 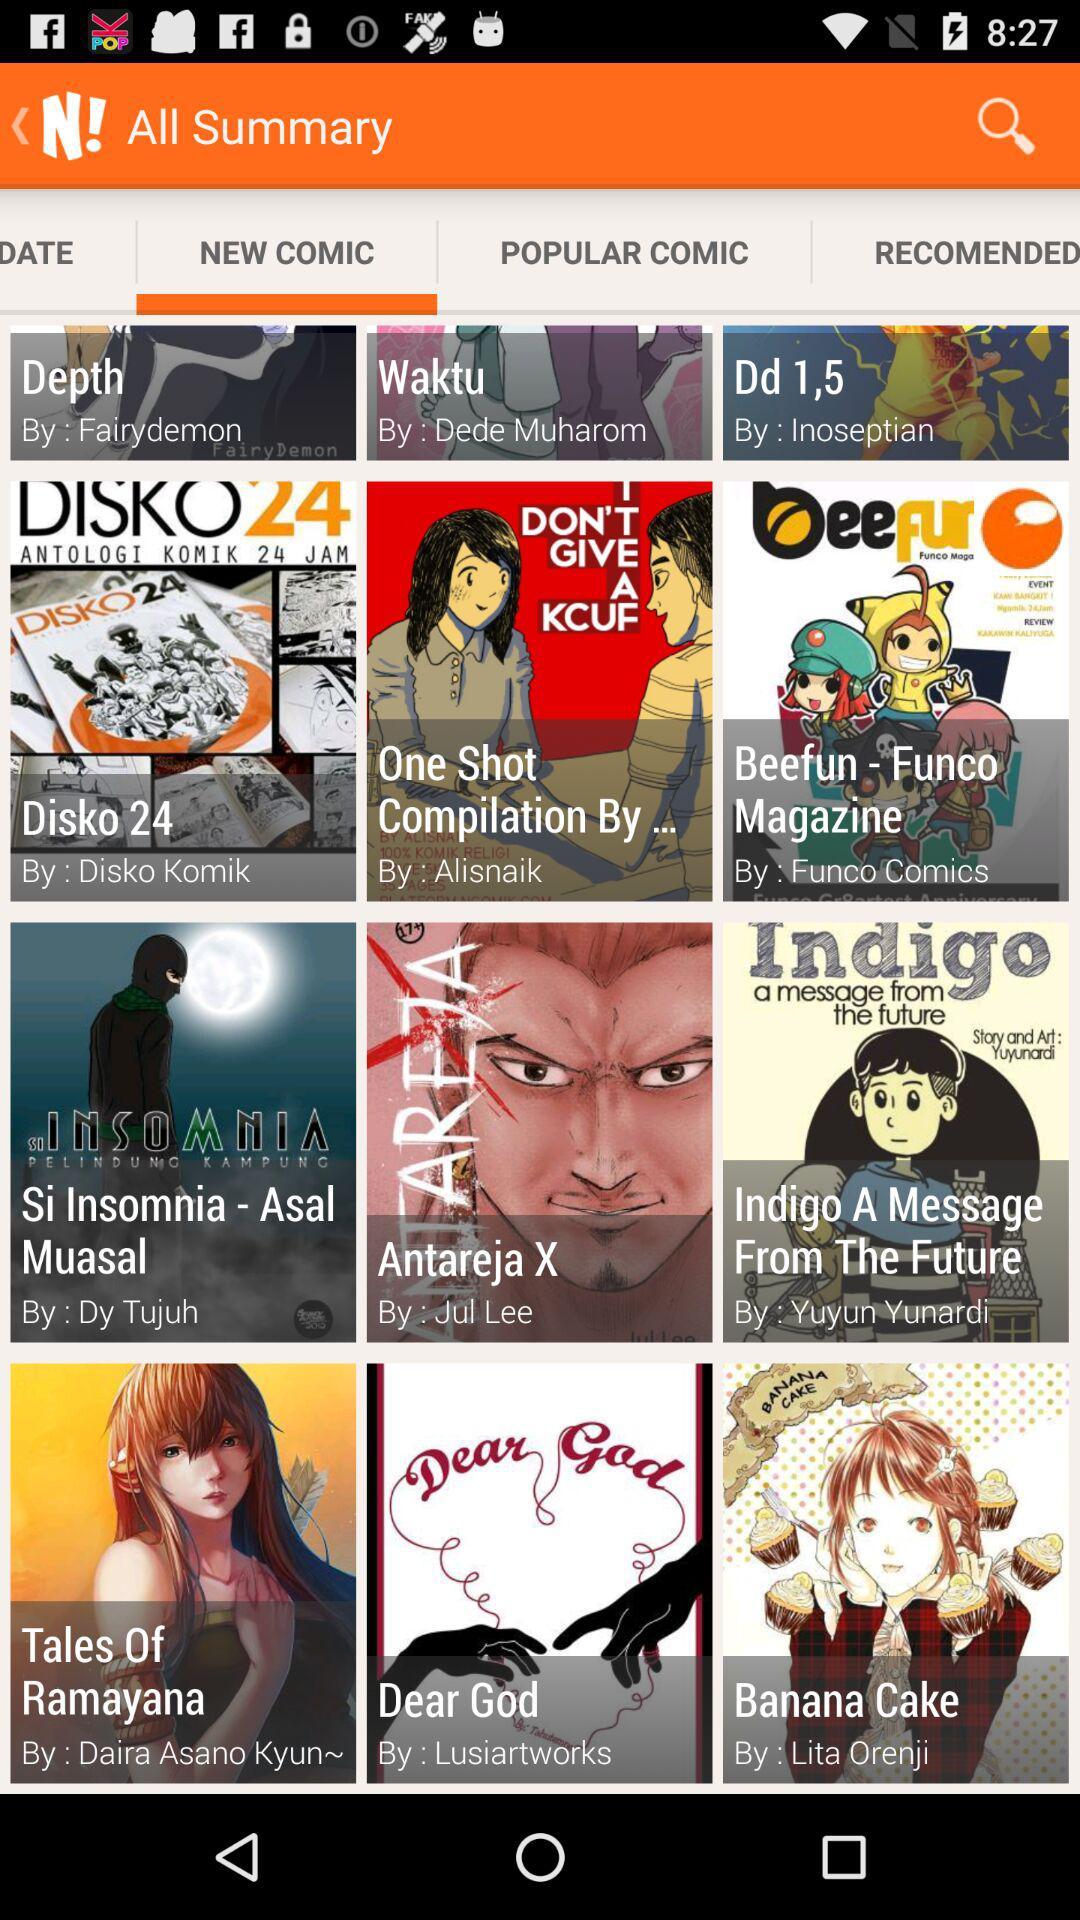 What do you see at coordinates (945, 251) in the screenshot?
I see `the recomended comic item` at bounding box center [945, 251].